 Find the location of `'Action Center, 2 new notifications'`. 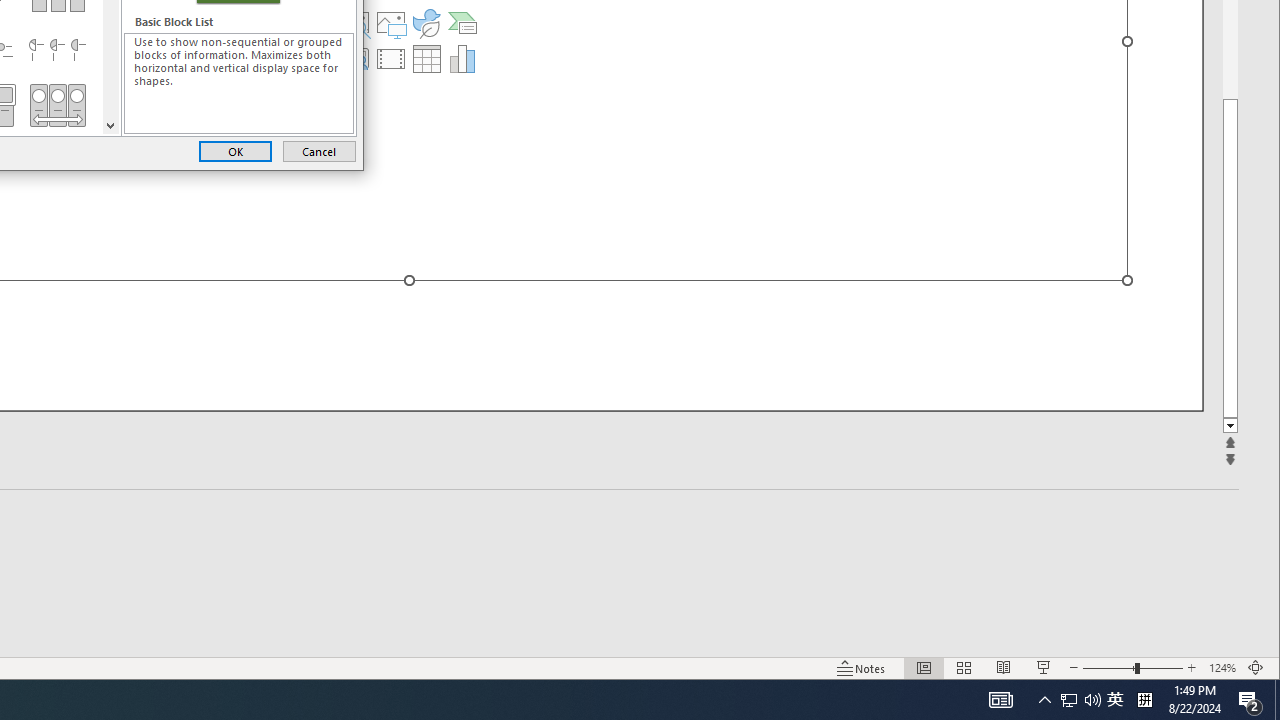

'Action Center, 2 new notifications' is located at coordinates (1221, 668).